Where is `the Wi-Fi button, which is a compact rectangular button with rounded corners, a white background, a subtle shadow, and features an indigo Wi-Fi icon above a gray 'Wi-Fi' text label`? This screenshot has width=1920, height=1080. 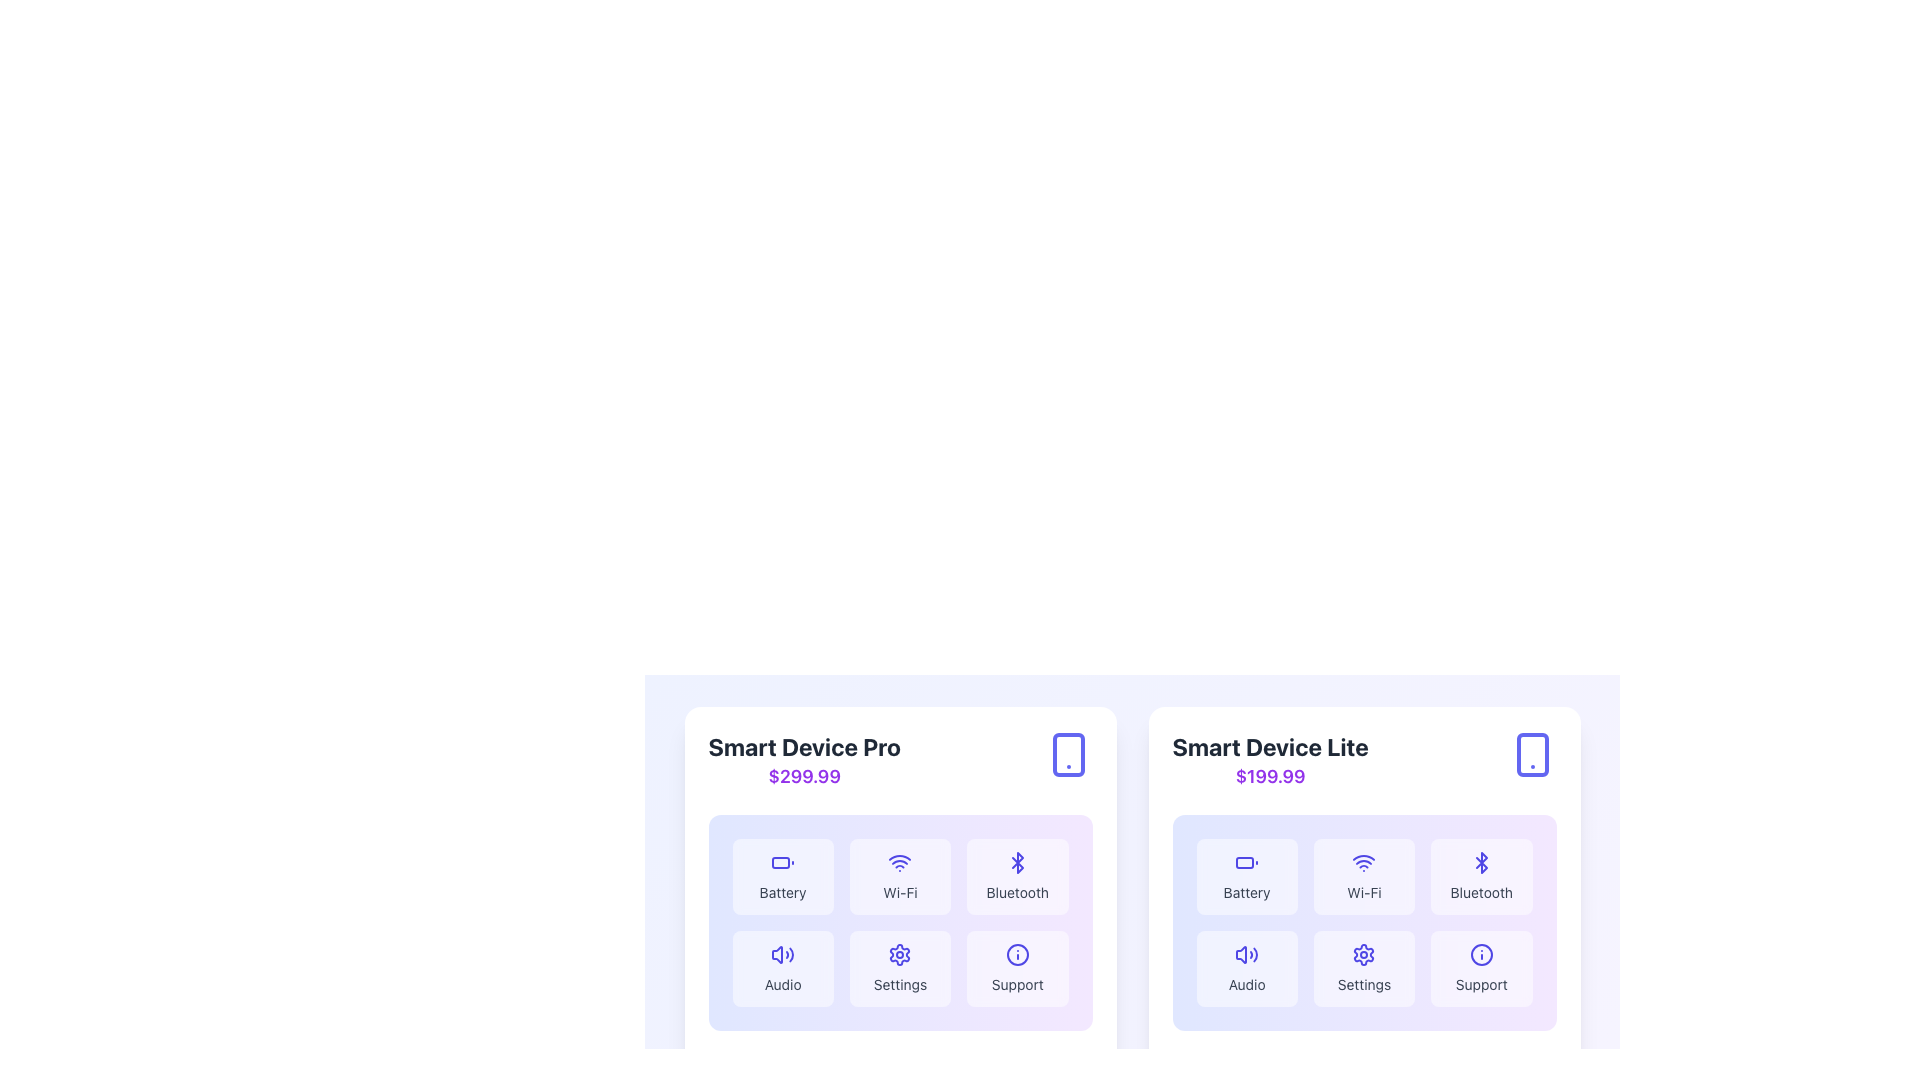
the Wi-Fi button, which is a compact rectangular button with rounded corners, a white background, a subtle shadow, and features an indigo Wi-Fi icon above a gray 'Wi-Fi' text label is located at coordinates (899, 875).